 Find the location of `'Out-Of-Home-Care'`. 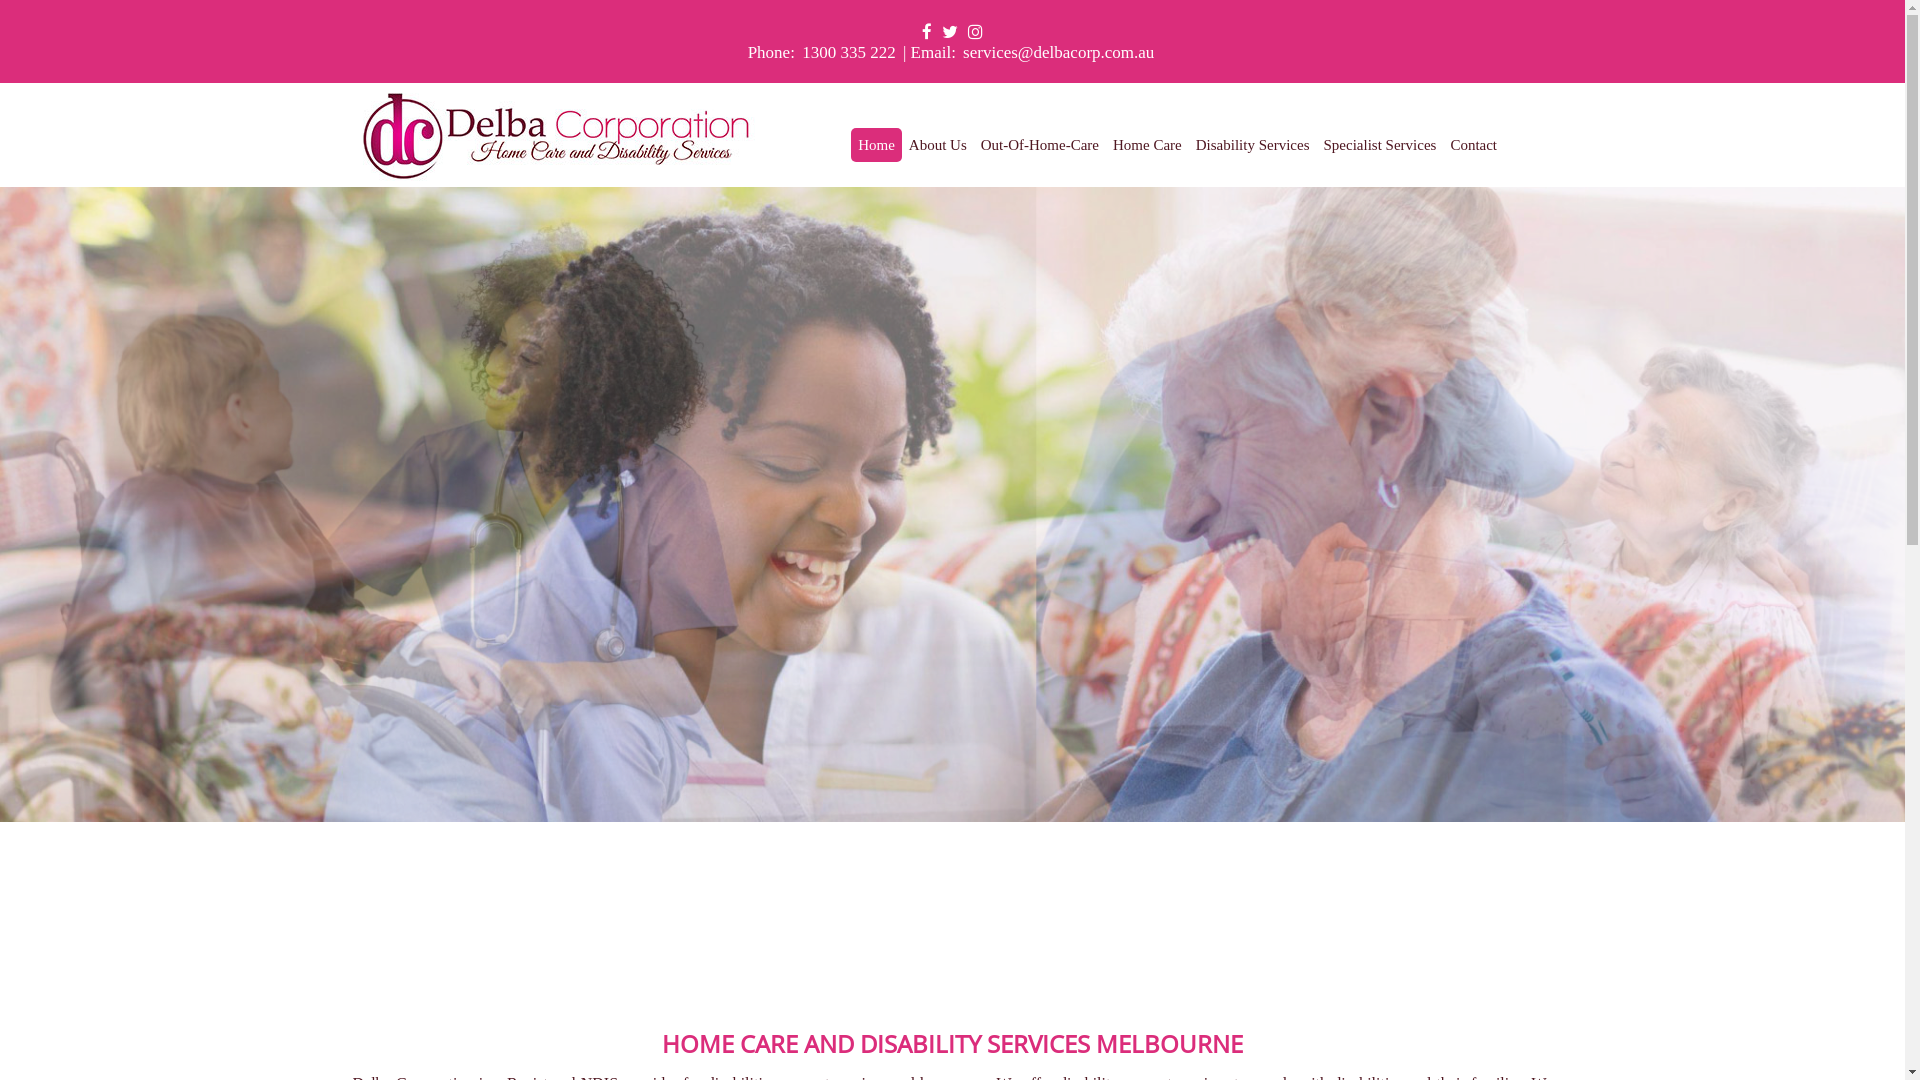

'Out-Of-Home-Care' is located at coordinates (1040, 144).